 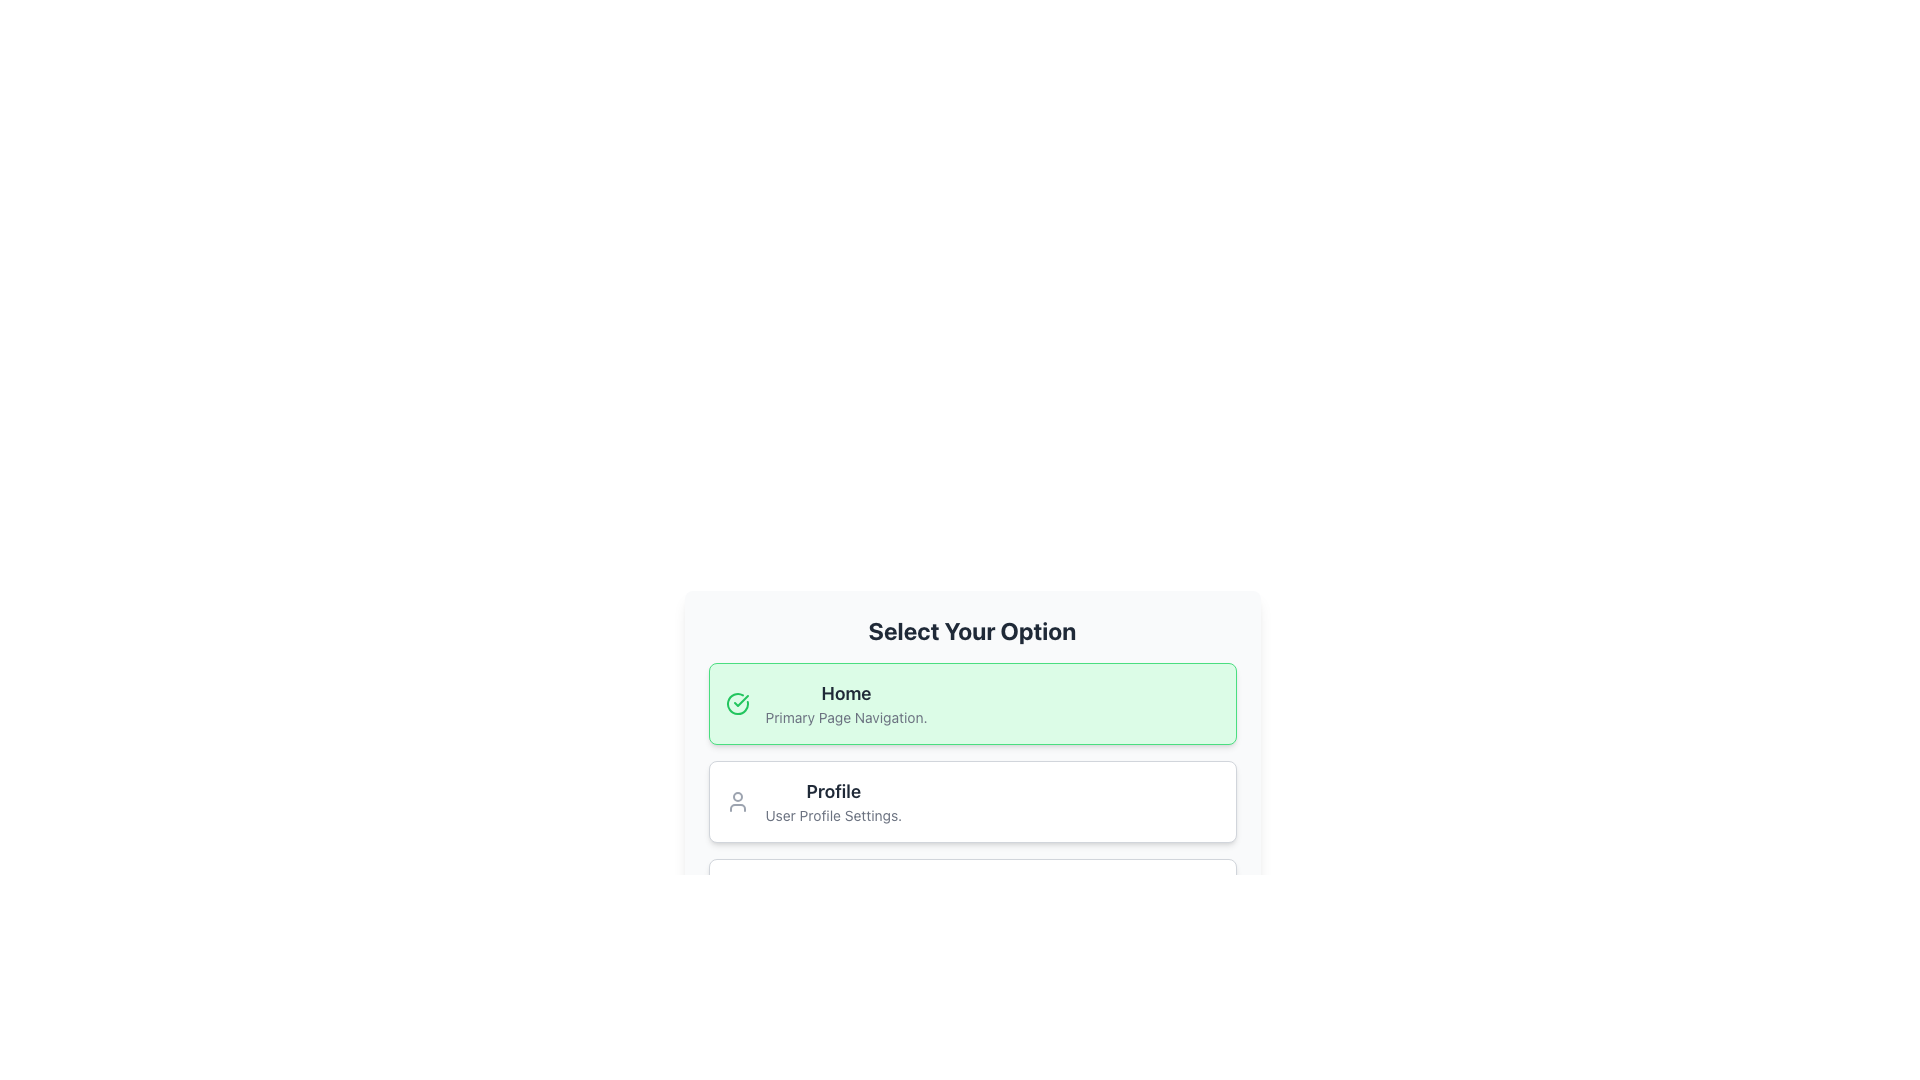 What do you see at coordinates (736, 801) in the screenshot?
I see `Profile icon located to the left of the 'Profile' heading within the menu selection` at bounding box center [736, 801].